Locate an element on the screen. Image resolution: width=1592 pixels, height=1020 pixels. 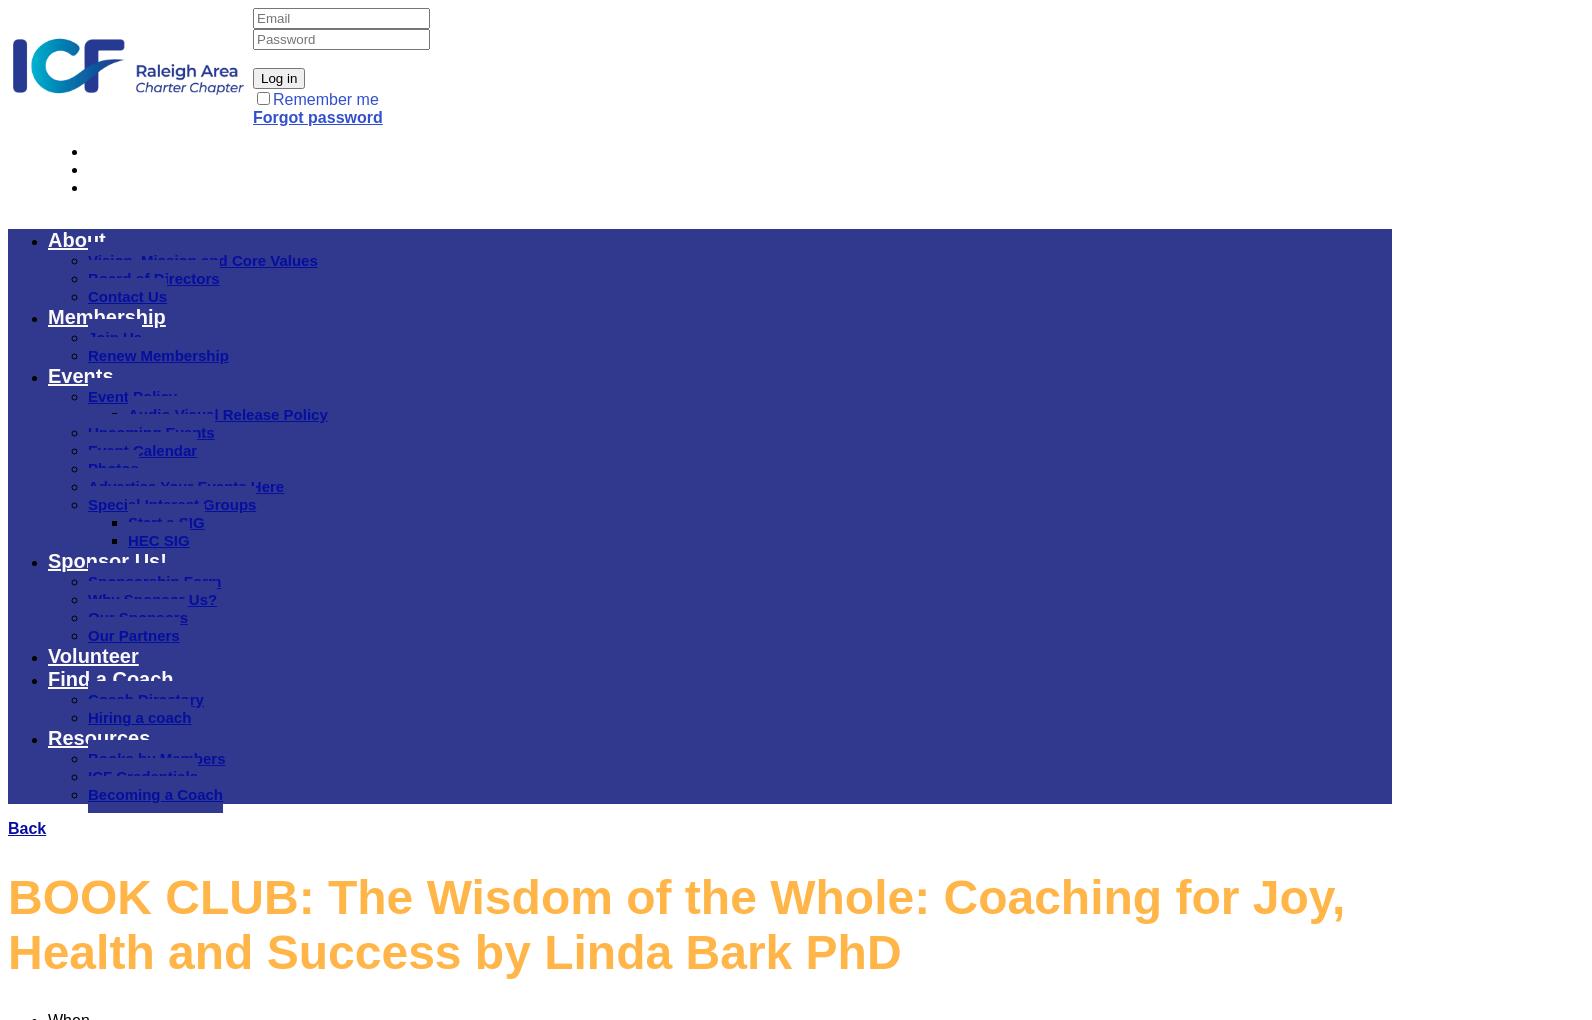
'Special Interest Groups' is located at coordinates (171, 504).